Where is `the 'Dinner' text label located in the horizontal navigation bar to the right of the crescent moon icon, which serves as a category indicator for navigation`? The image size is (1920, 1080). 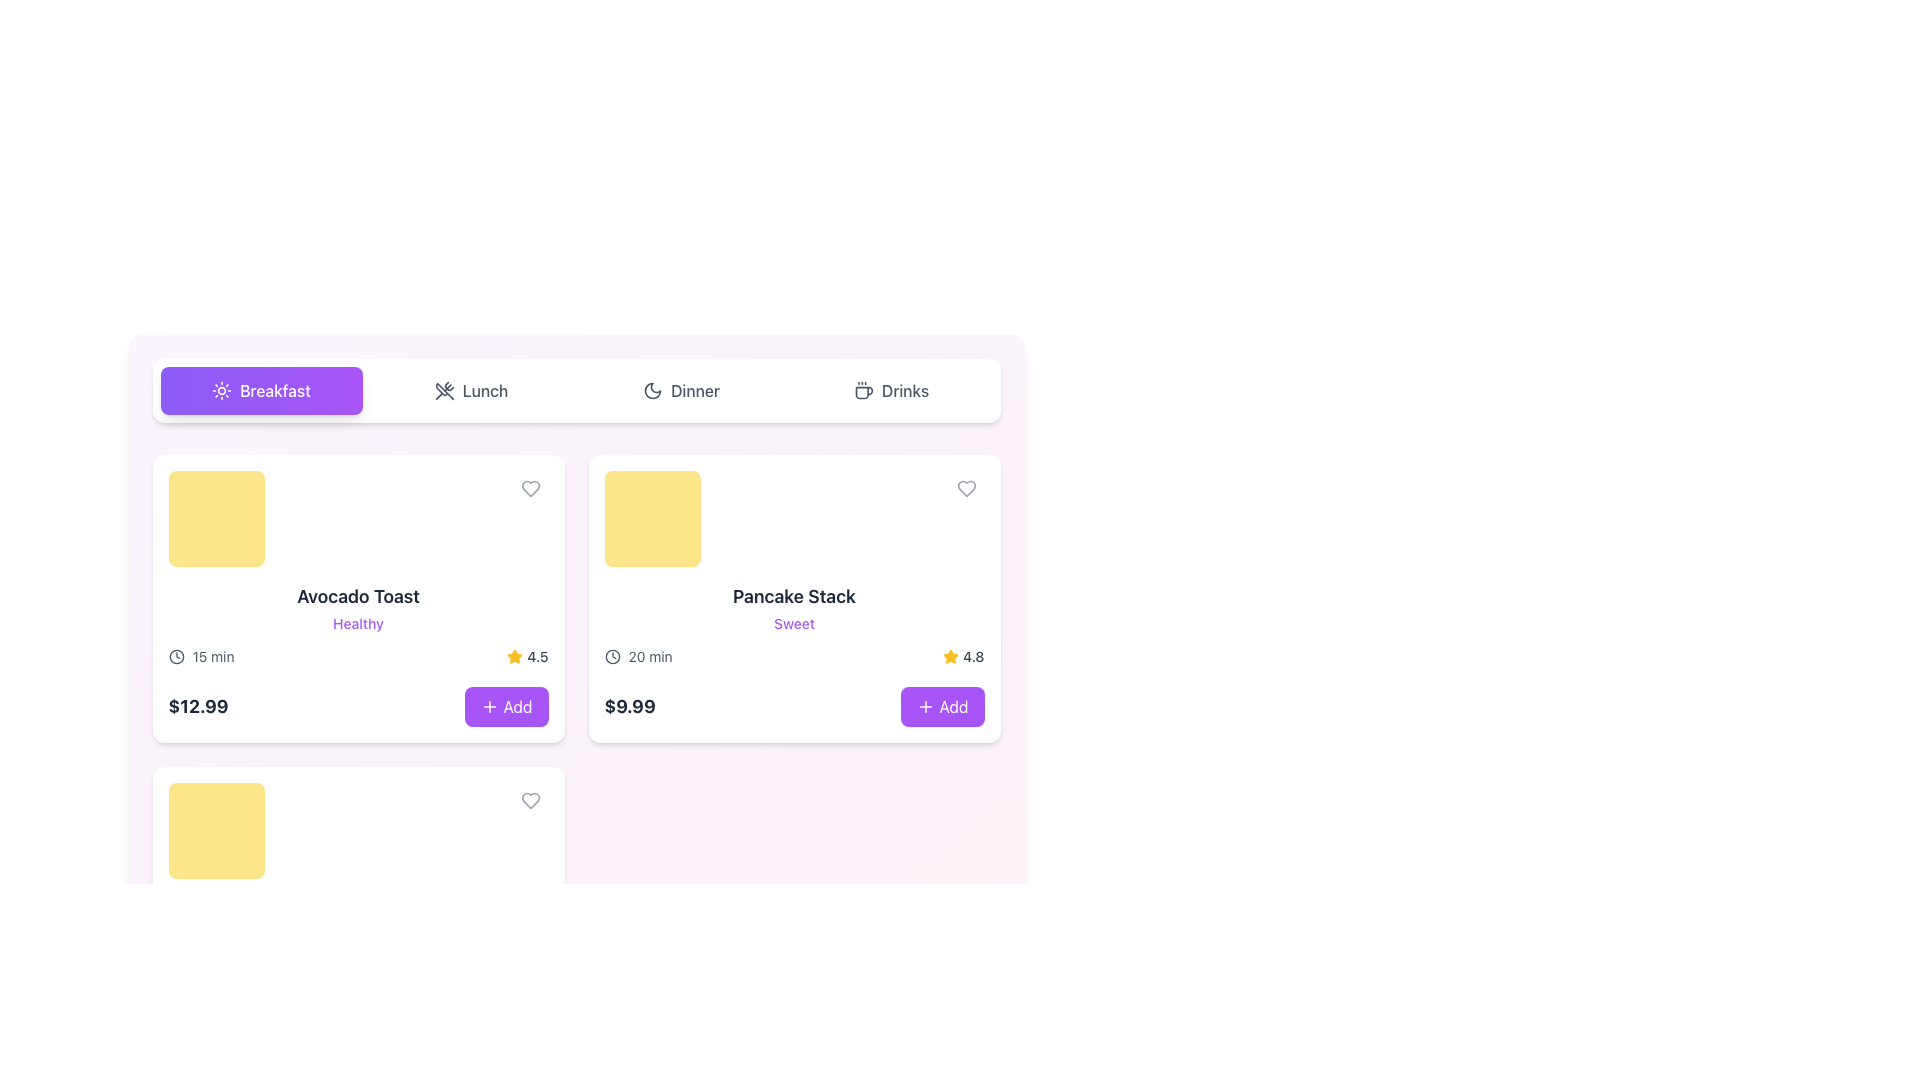 the 'Dinner' text label located in the horizontal navigation bar to the right of the crescent moon icon, which serves as a category indicator for navigation is located at coordinates (695, 390).